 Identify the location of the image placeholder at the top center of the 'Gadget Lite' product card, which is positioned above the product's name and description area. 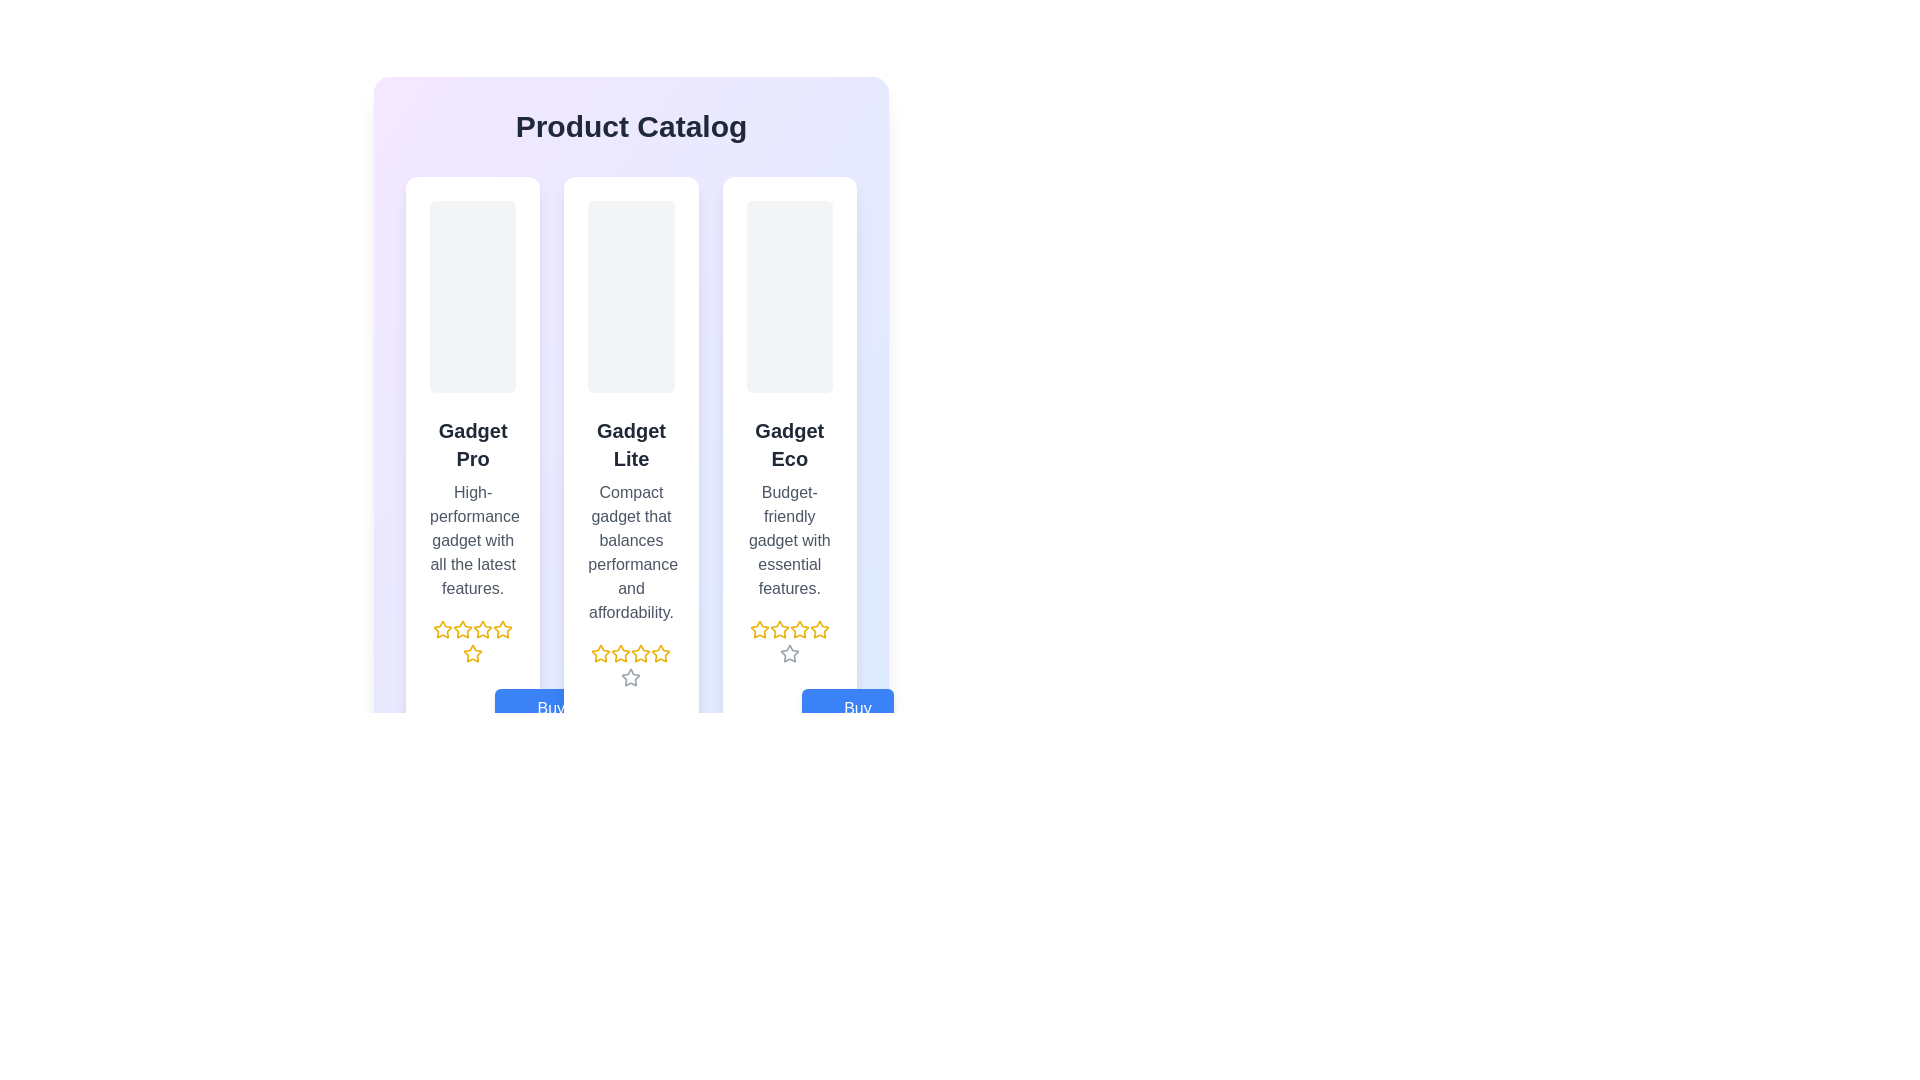
(630, 297).